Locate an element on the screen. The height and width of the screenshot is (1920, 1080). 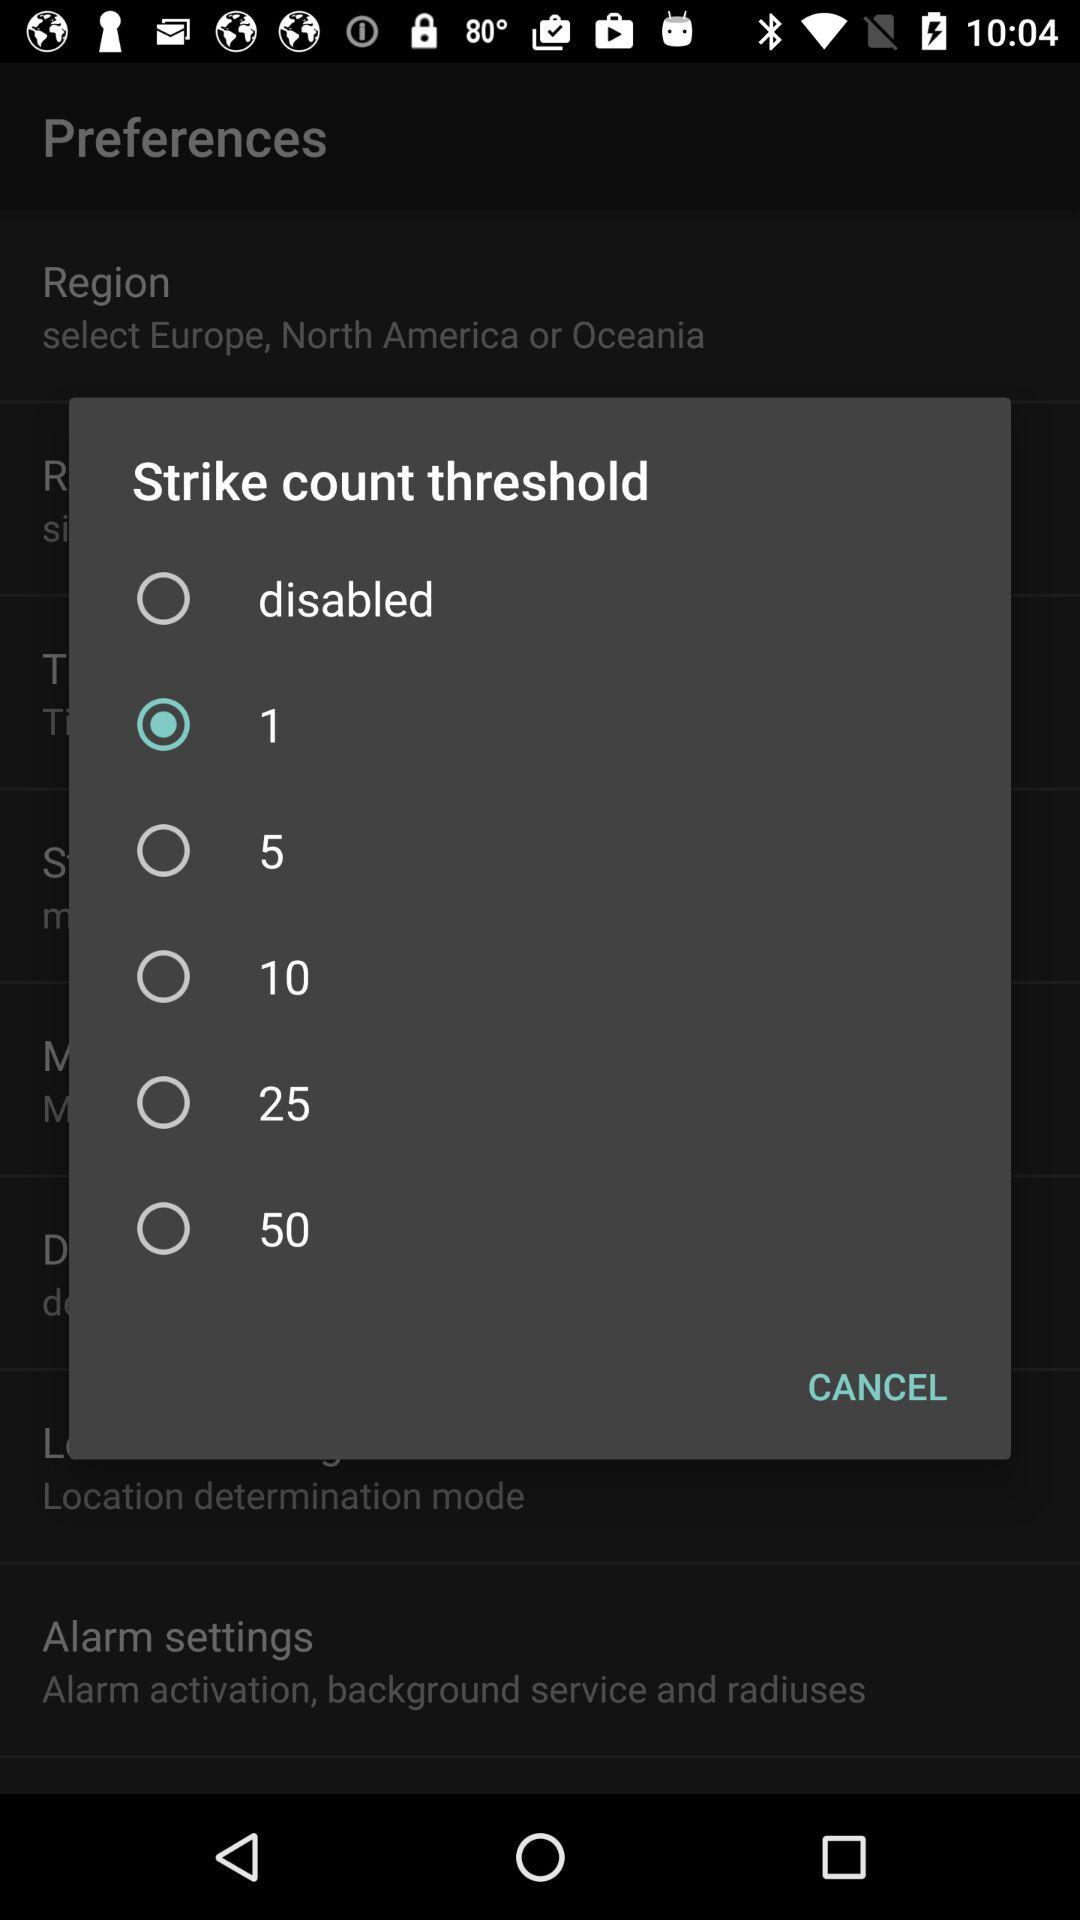
the cancel button is located at coordinates (876, 1385).